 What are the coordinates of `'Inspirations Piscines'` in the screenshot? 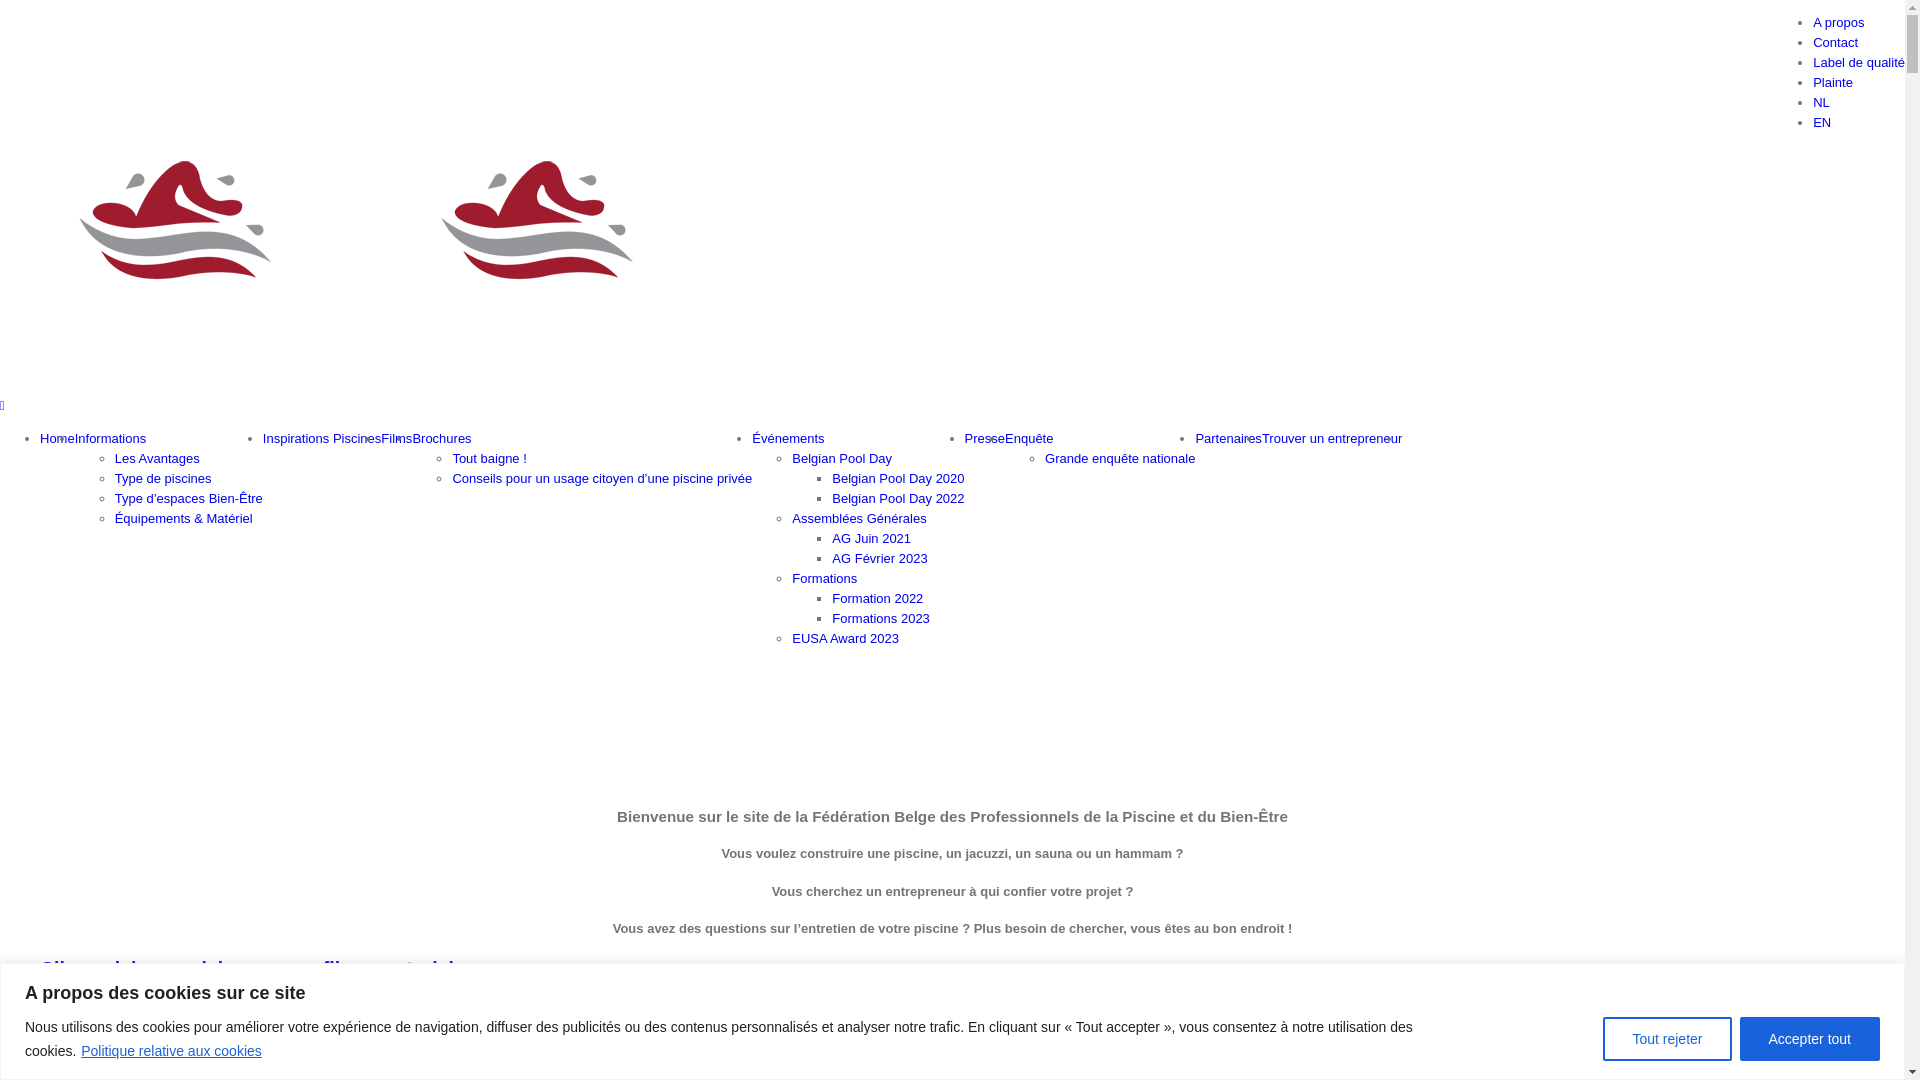 It's located at (322, 437).